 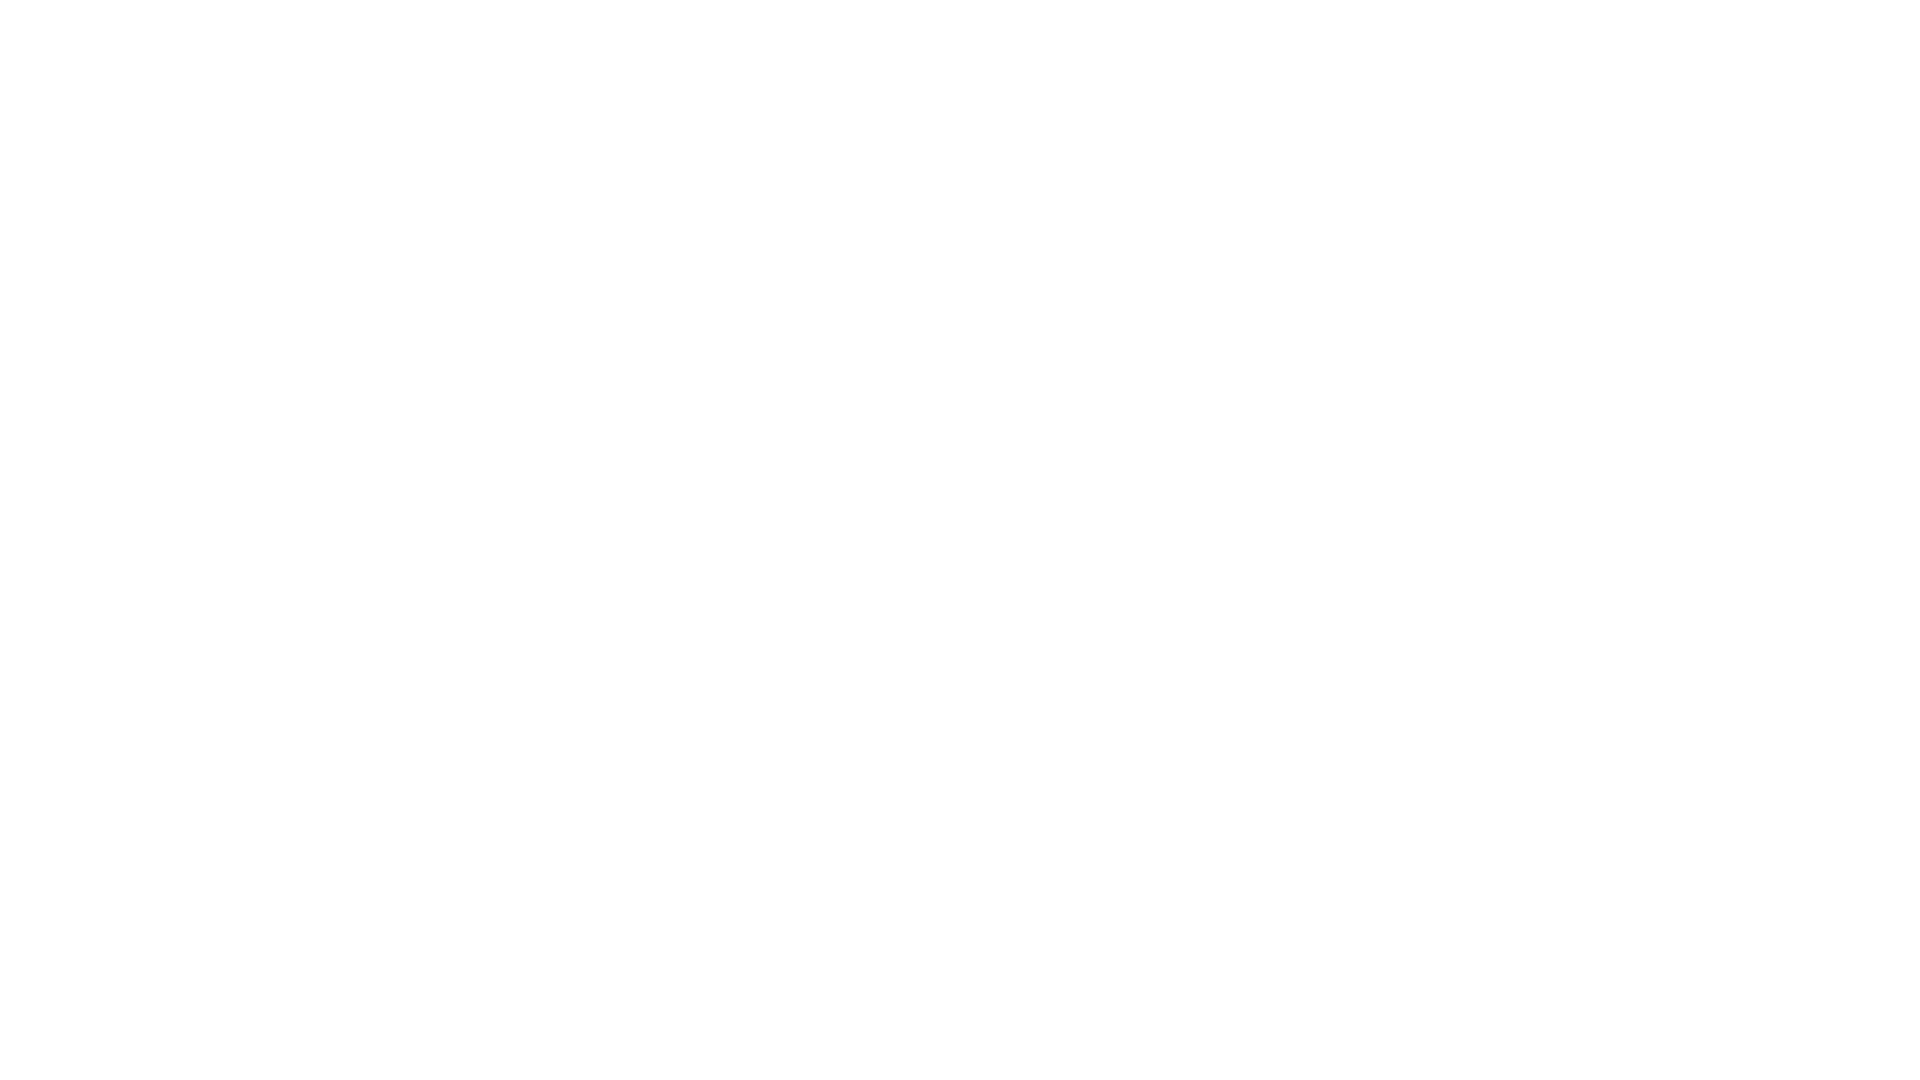 What do you see at coordinates (1897, 1062) in the screenshot?
I see `Click here for troubleshooting information` at bounding box center [1897, 1062].